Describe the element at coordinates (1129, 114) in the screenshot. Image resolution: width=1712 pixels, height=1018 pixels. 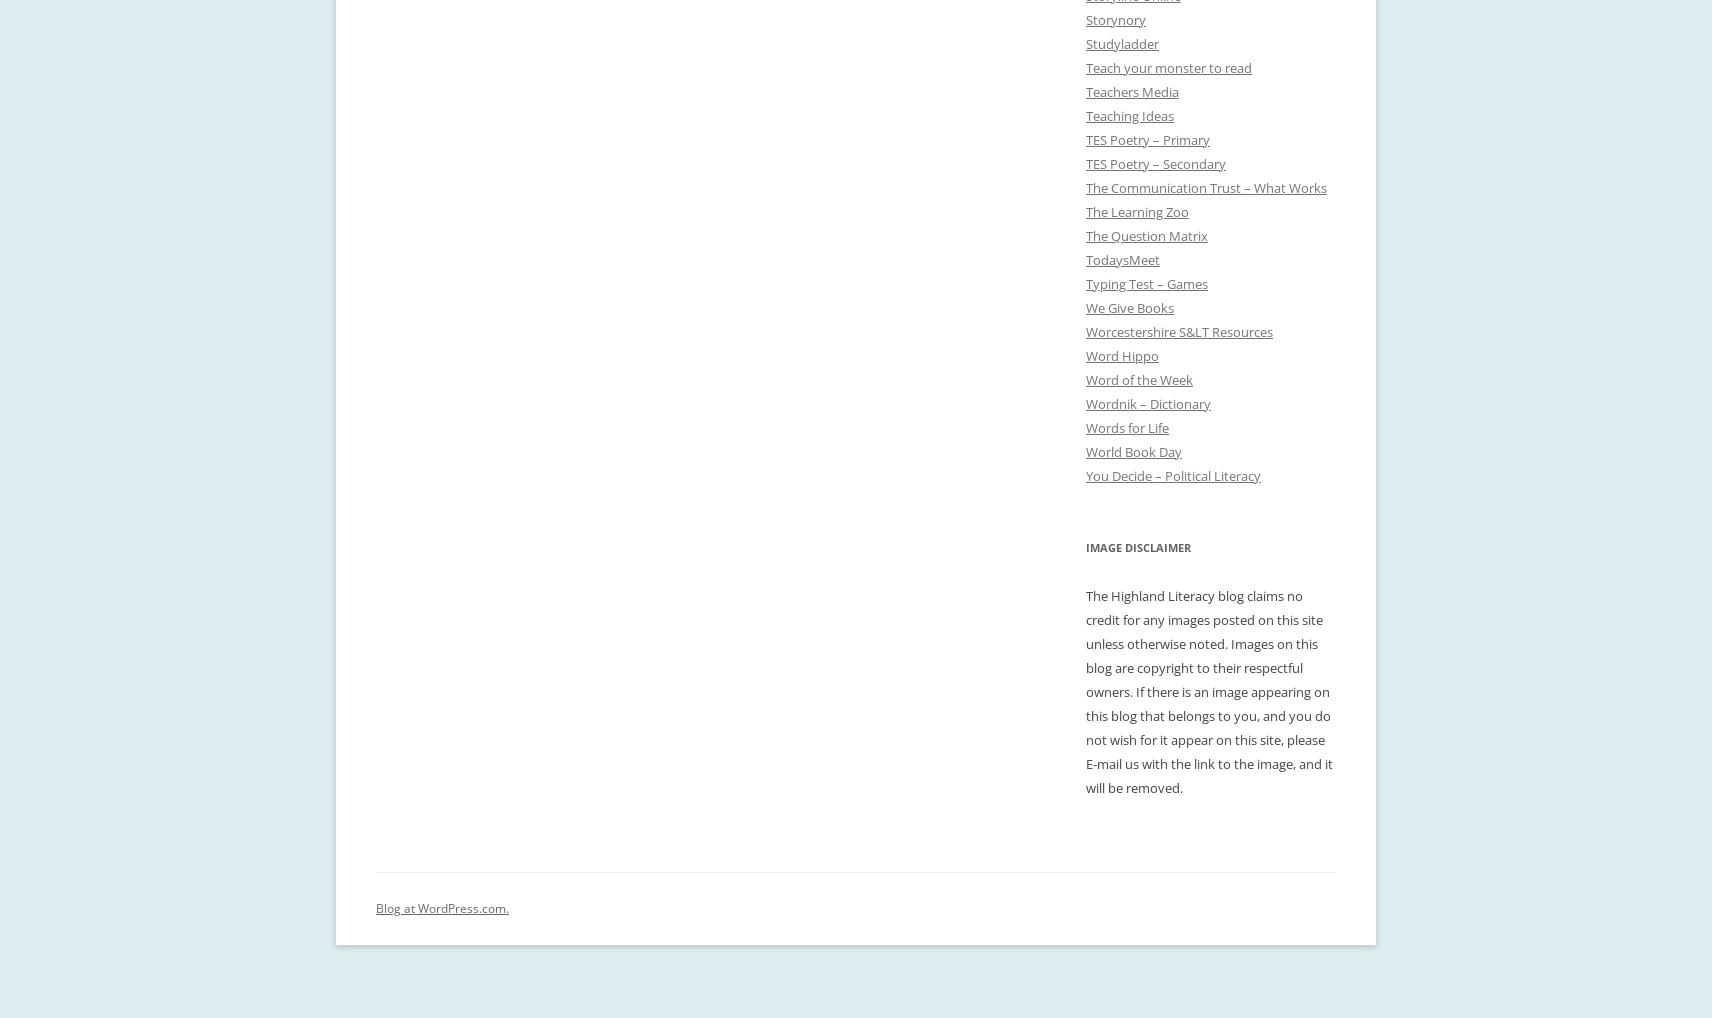
I see `'Teaching Ideas'` at that location.